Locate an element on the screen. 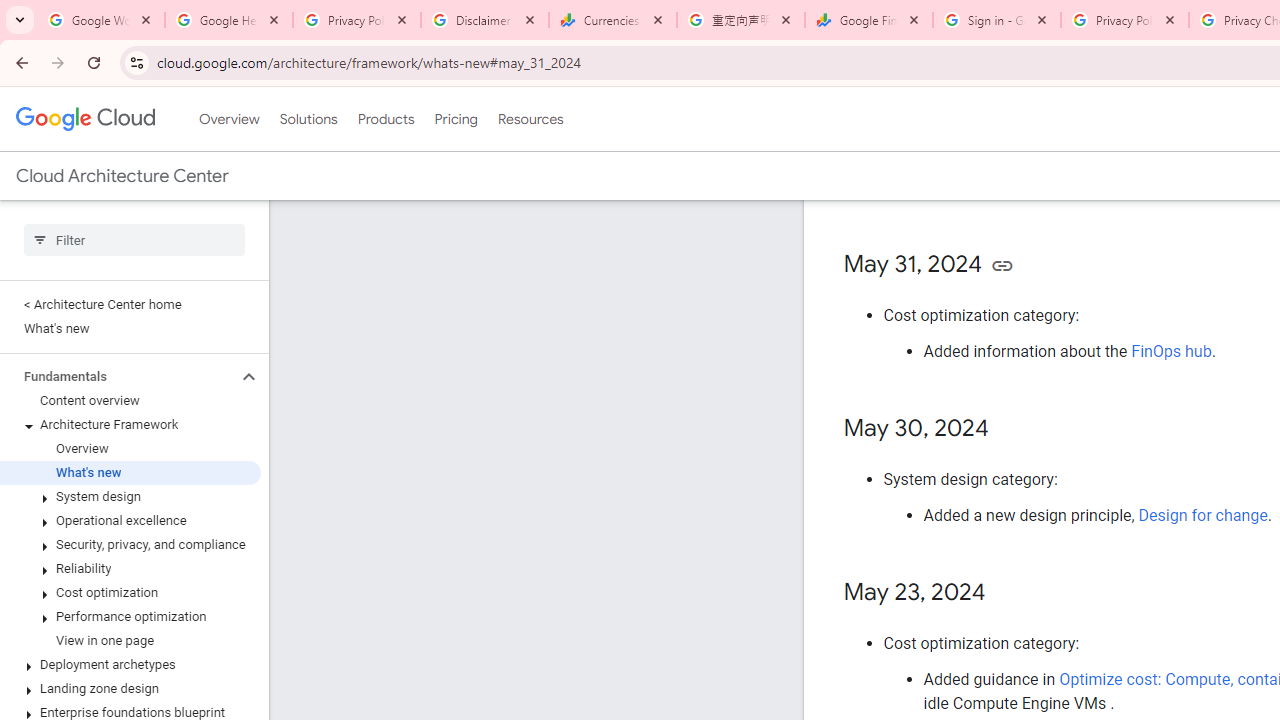 Image resolution: width=1280 pixels, height=720 pixels. 'Type to filter' is located at coordinates (133, 239).